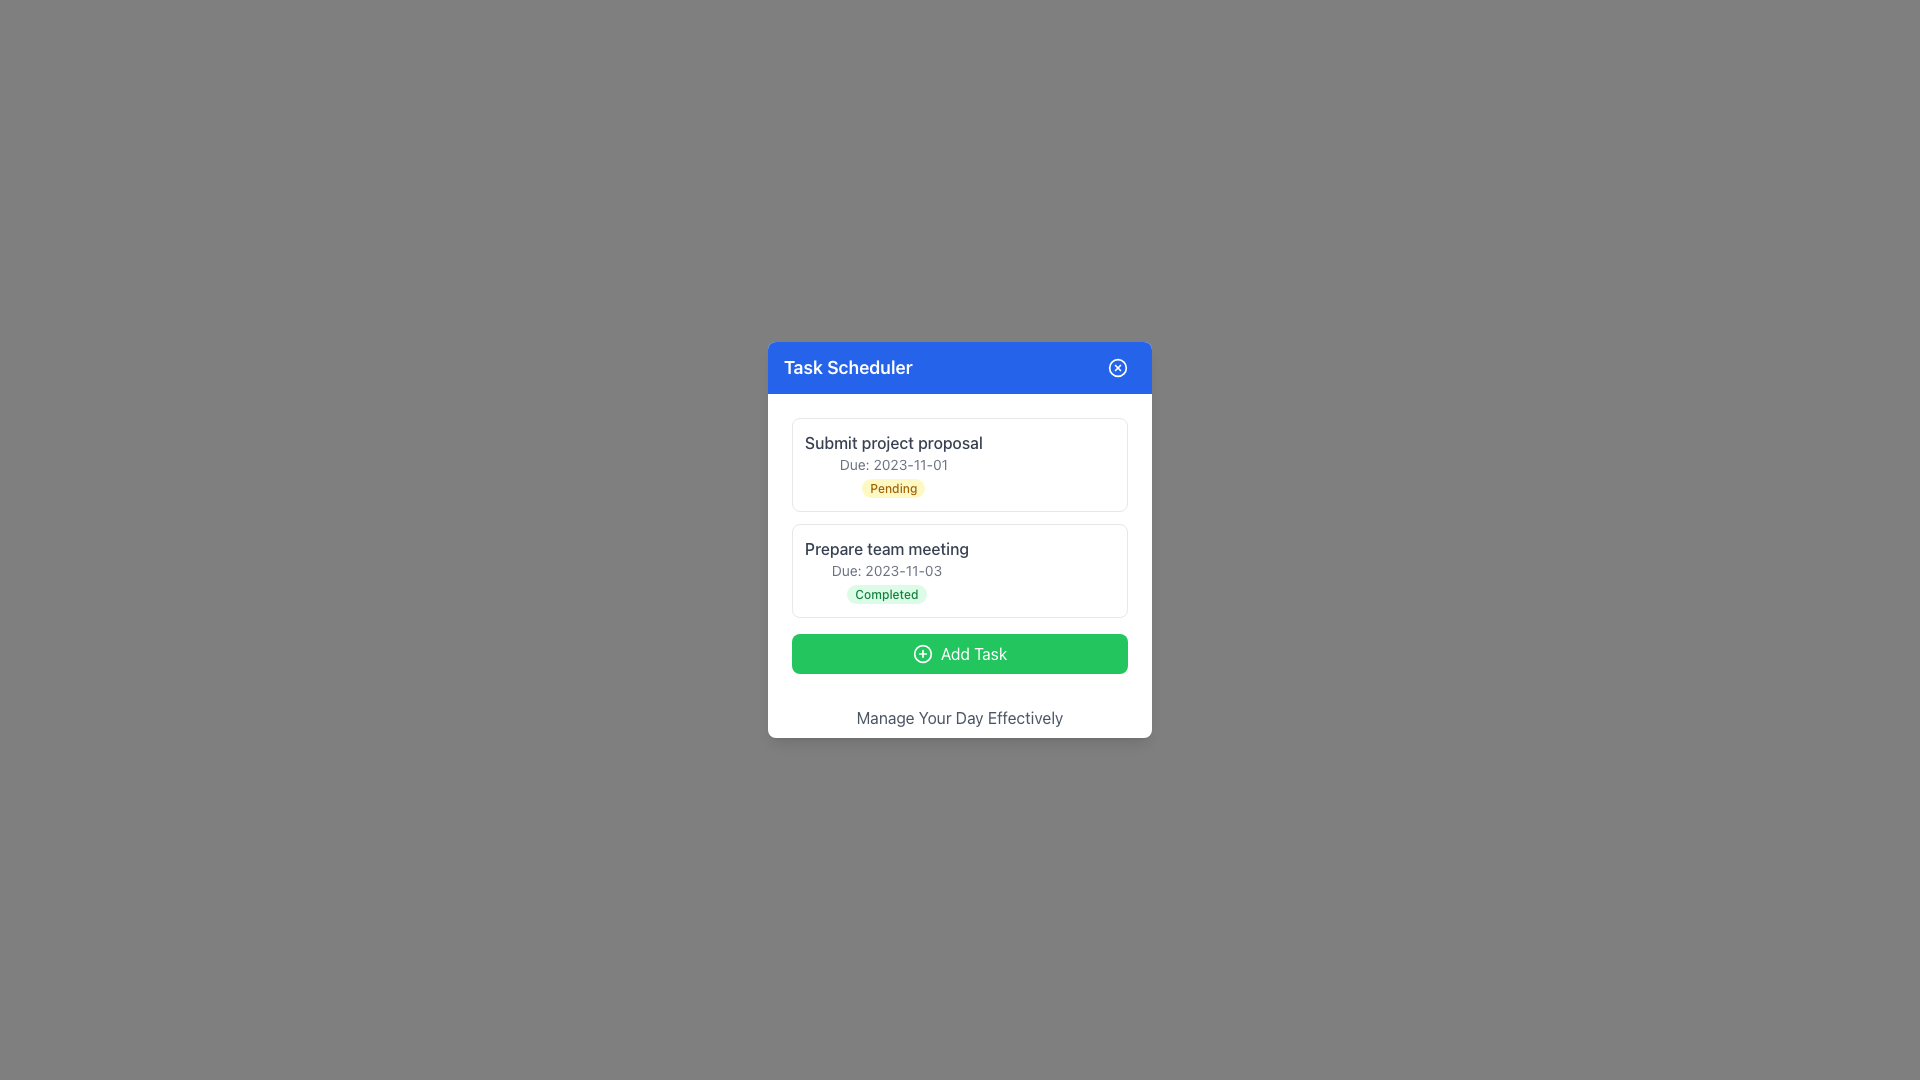  What do you see at coordinates (921, 654) in the screenshot?
I see `the 'Add Task' button, which features an SVG circle icon with a green background and a cross symbol, located at the bottom of the task scheduler's main window` at bounding box center [921, 654].